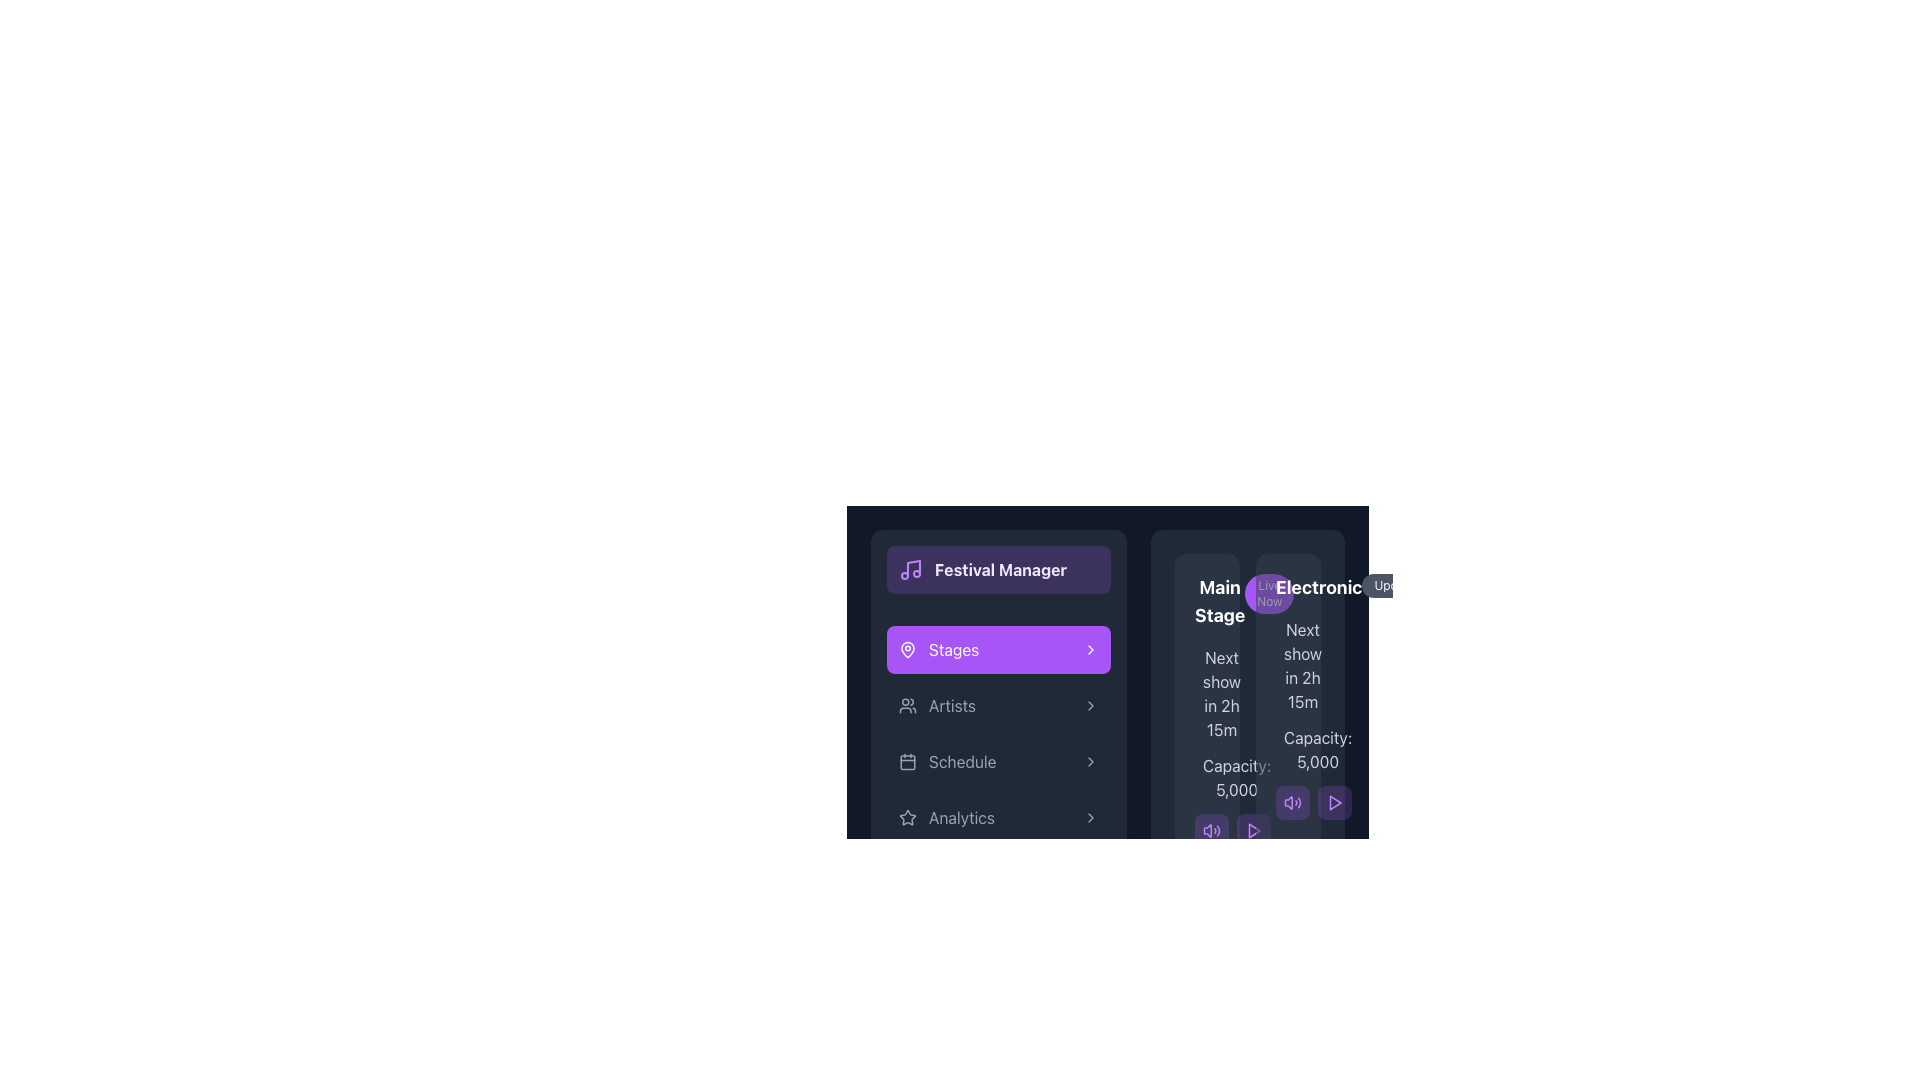  Describe the element at coordinates (1218, 600) in the screenshot. I see `the 'Main Stage' text label to focus on the stage details` at that location.